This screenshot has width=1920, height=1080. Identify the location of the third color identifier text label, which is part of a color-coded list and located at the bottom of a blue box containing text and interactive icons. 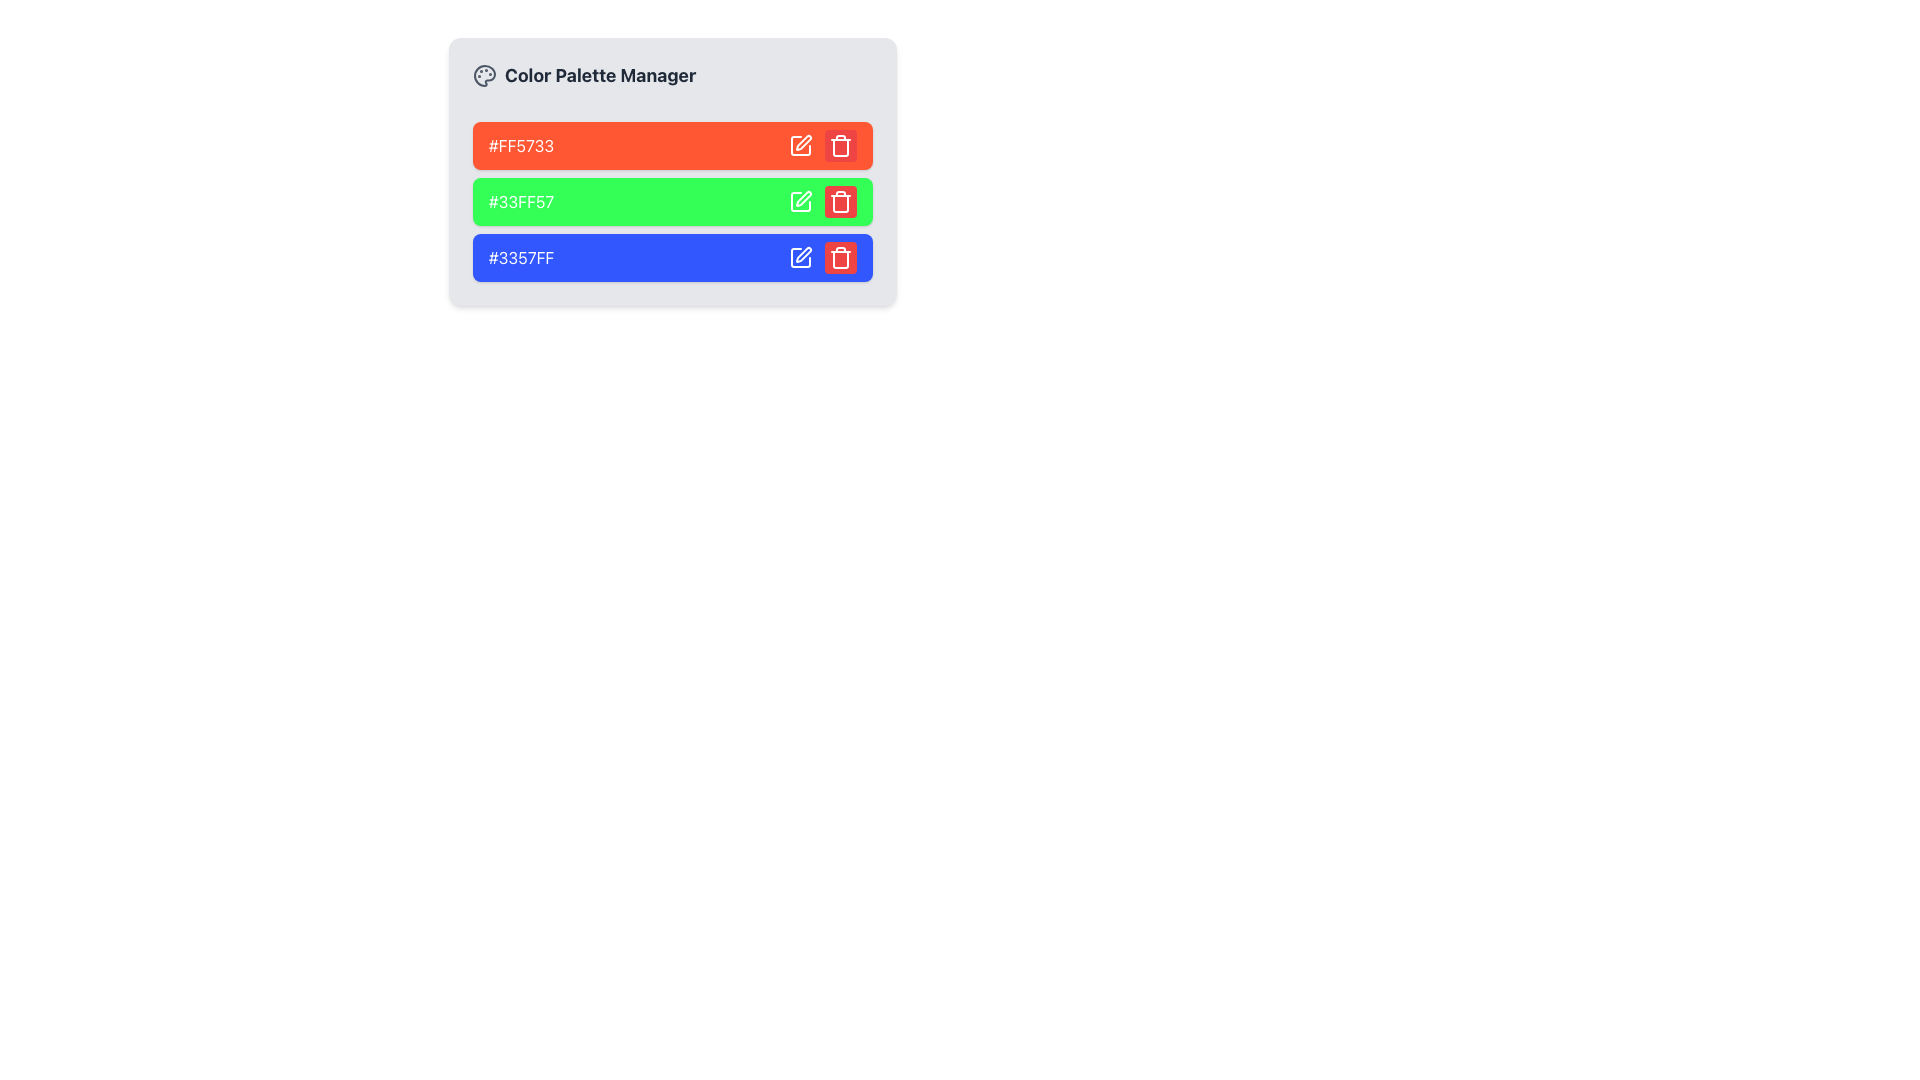
(521, 257).